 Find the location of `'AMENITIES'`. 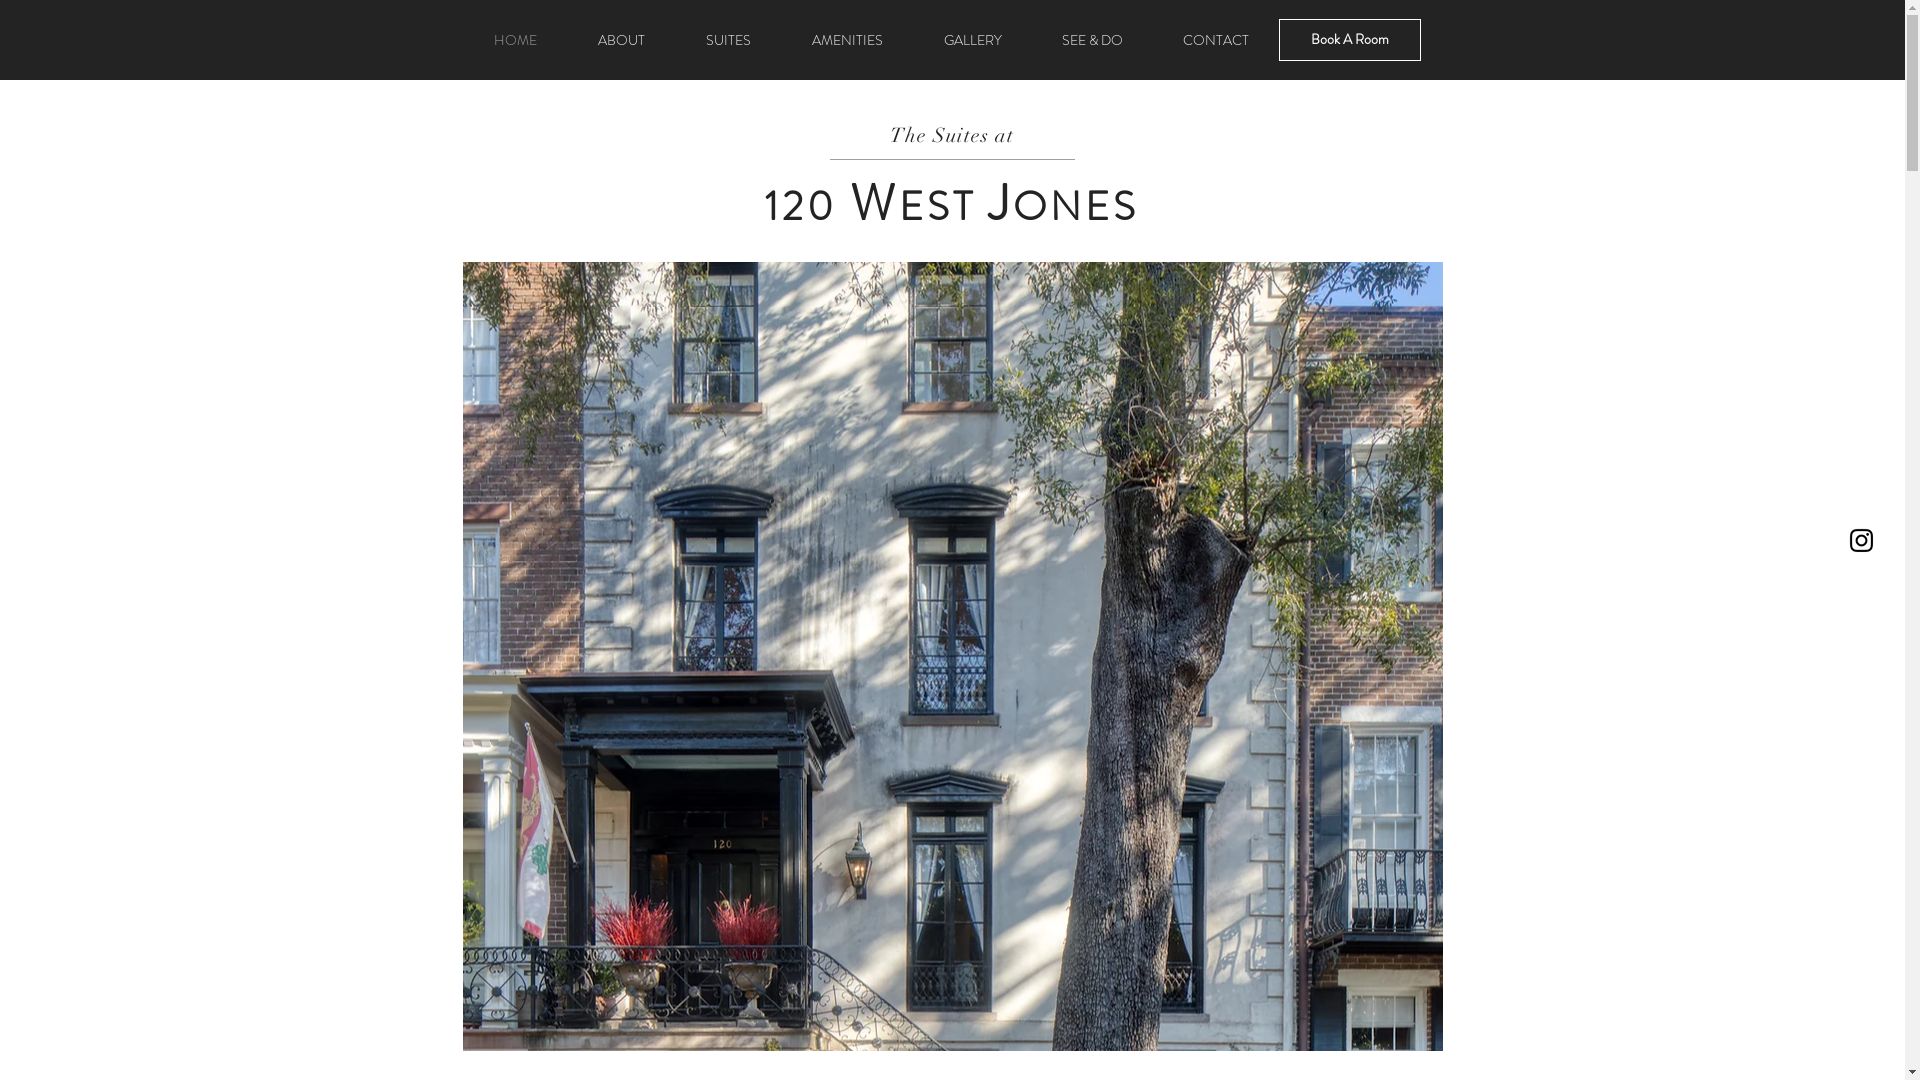

'AMENITIES' is located at coordinates (848, 39).